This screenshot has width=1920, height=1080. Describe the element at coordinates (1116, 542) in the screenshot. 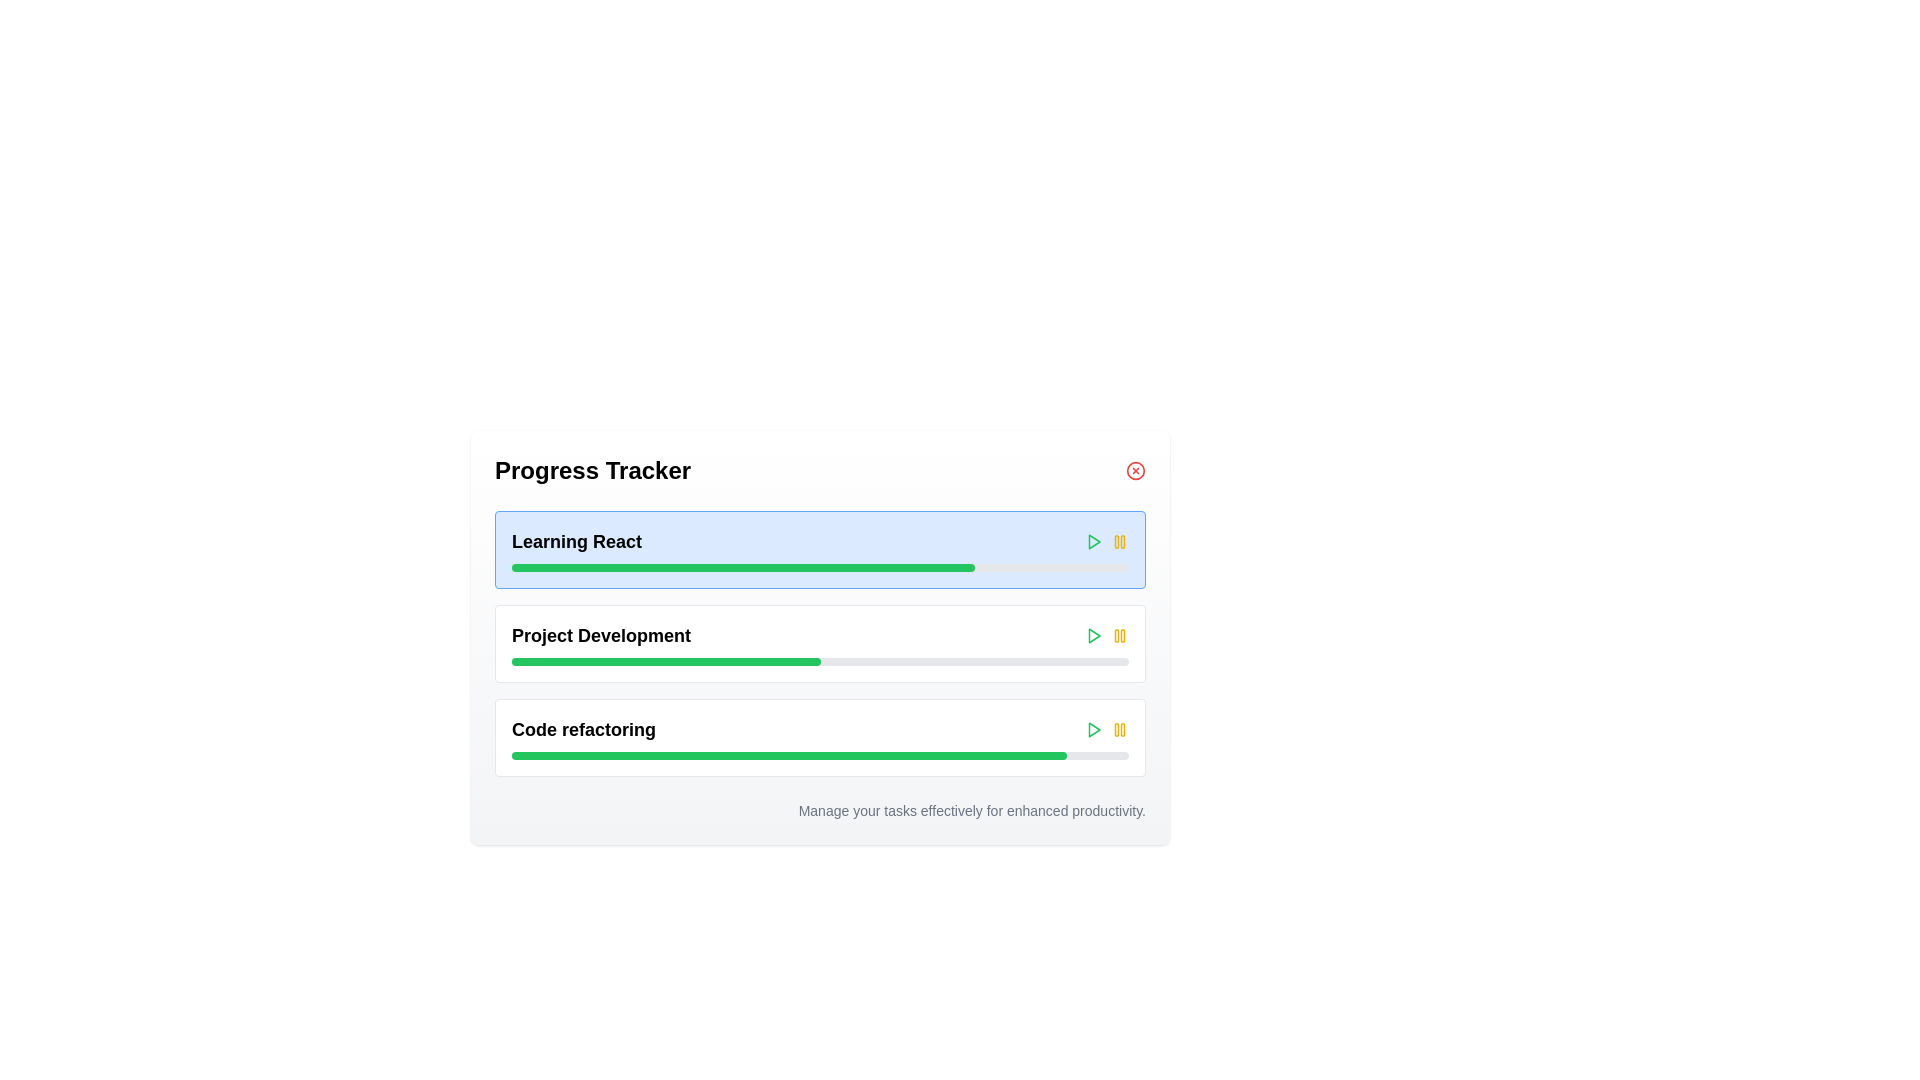

I see `the left bar of the 'pause' icon in the top-right corner of the 'Learning React' component` at that location.